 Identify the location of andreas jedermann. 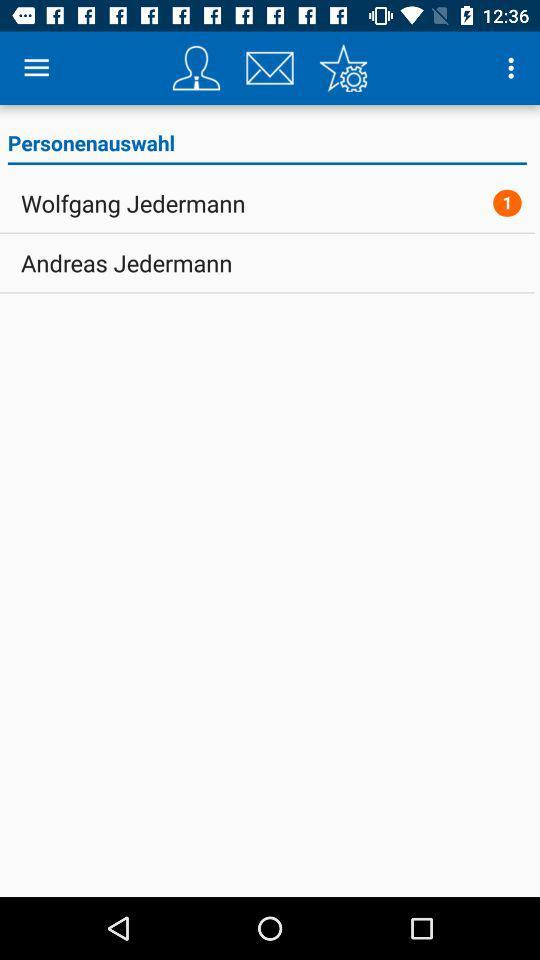
(126, 262).